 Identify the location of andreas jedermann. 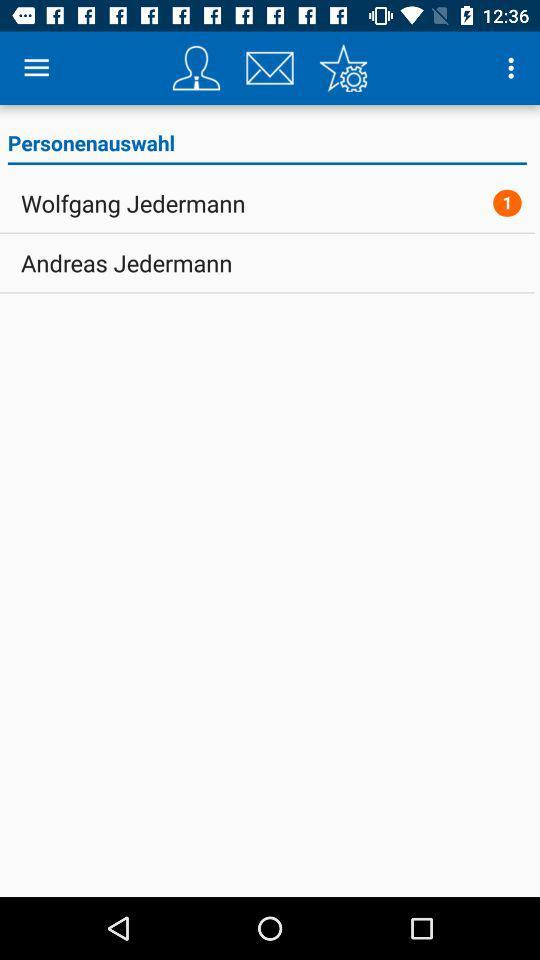
(126, 262).